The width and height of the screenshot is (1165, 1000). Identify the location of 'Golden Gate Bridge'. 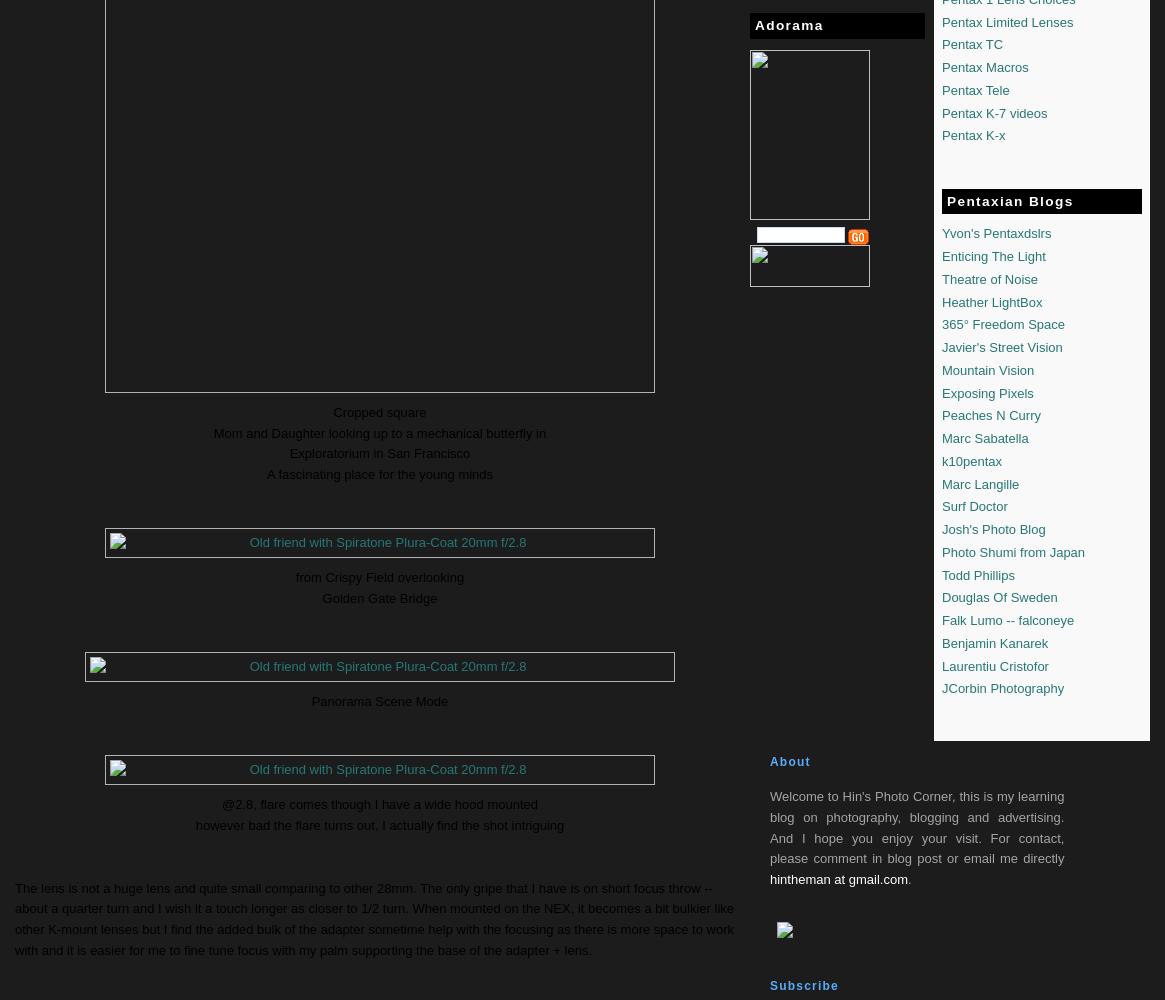
(322, 597).